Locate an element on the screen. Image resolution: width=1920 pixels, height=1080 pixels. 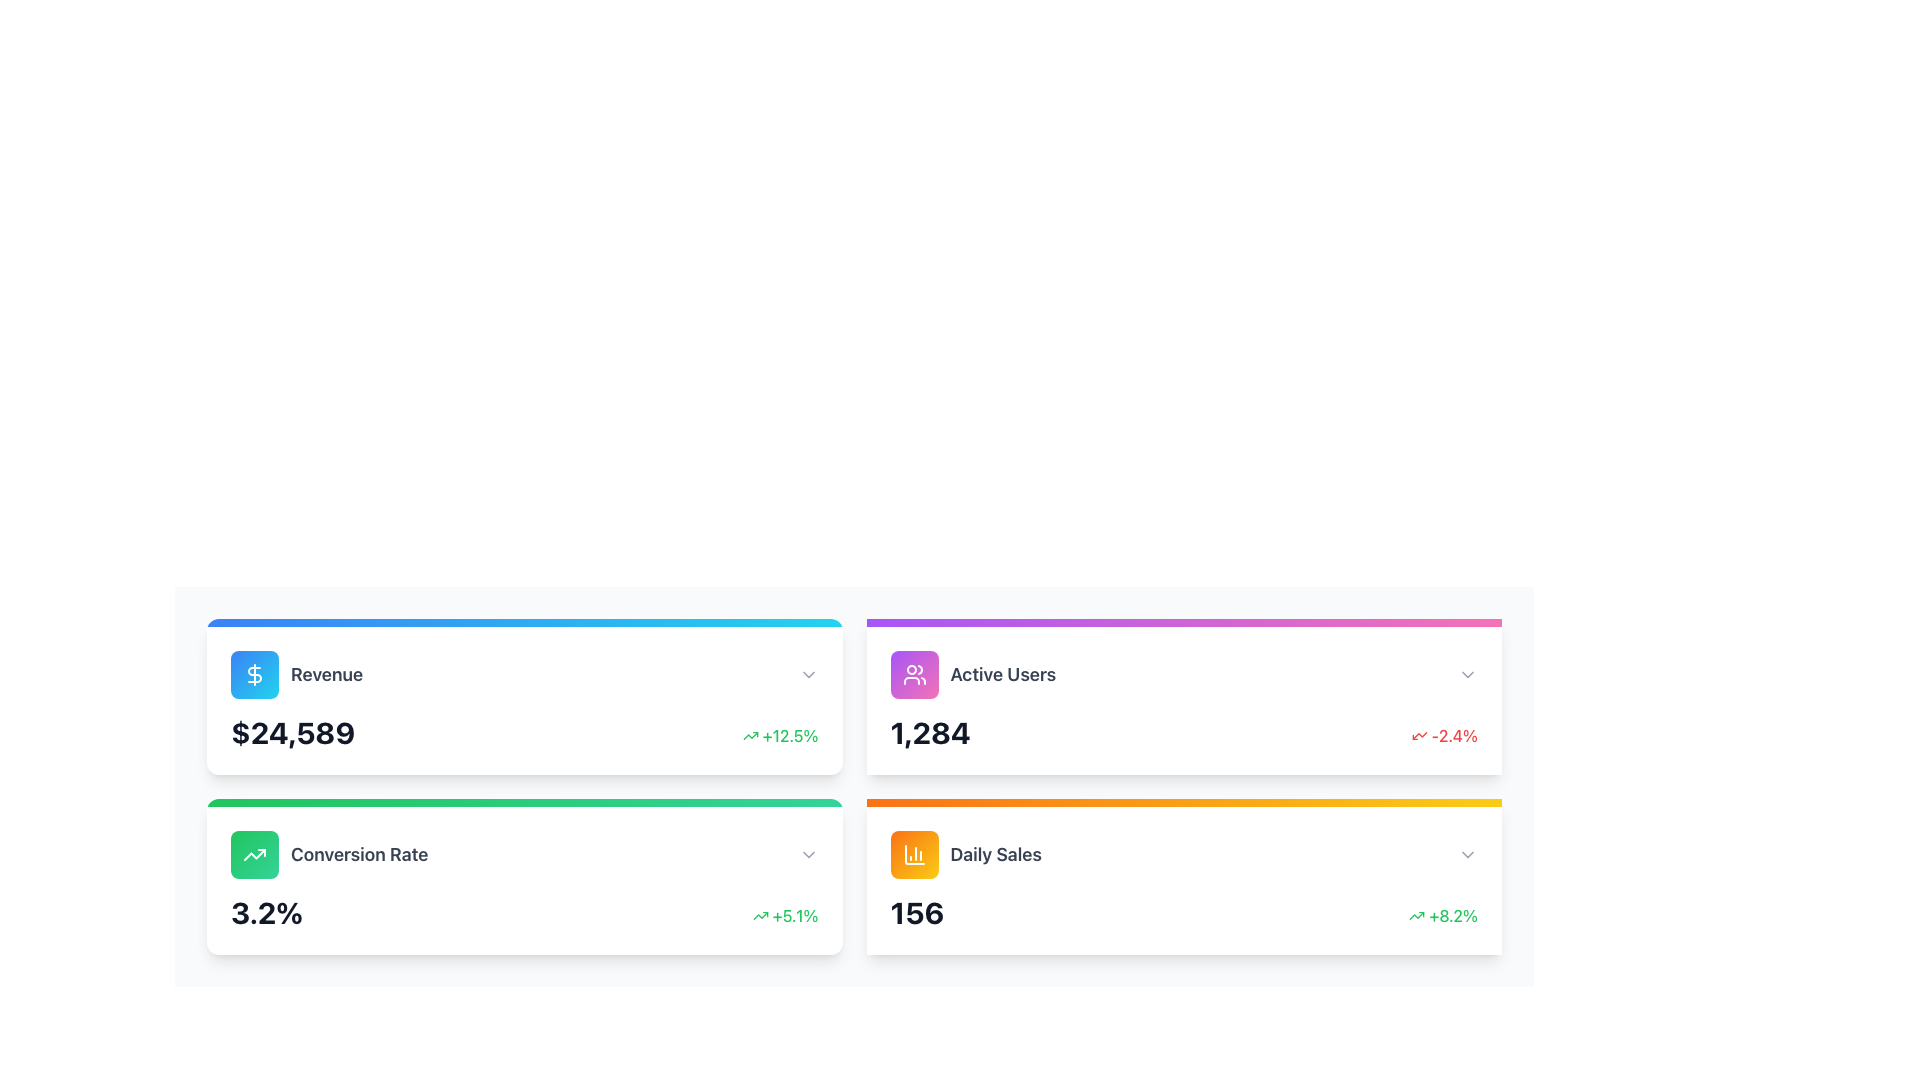
the small red upward trend line icon located to the left of the '-2.4%' text, which indicates a change in 'Active Users' is located at coordinates (1418, 736).